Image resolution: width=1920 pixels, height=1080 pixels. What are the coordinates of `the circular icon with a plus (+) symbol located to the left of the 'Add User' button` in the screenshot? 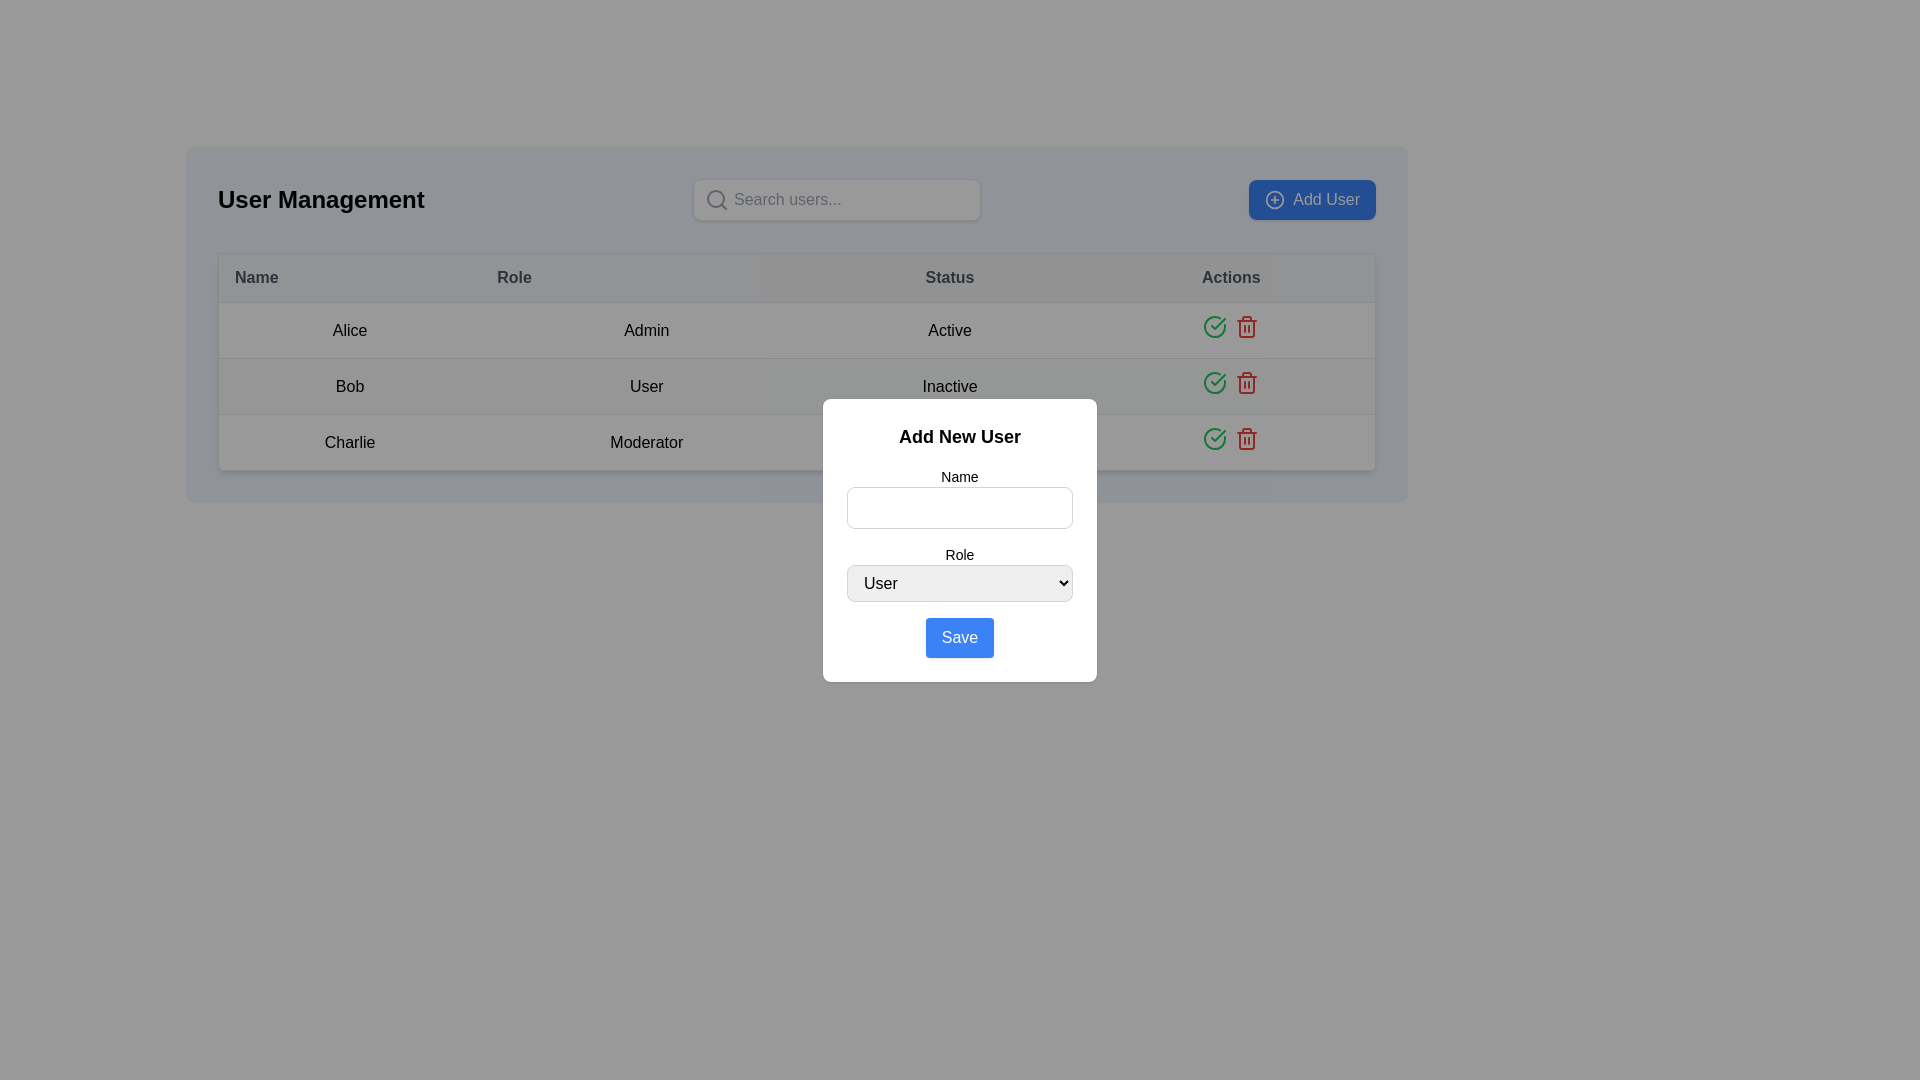 It's located at (1274, 200).